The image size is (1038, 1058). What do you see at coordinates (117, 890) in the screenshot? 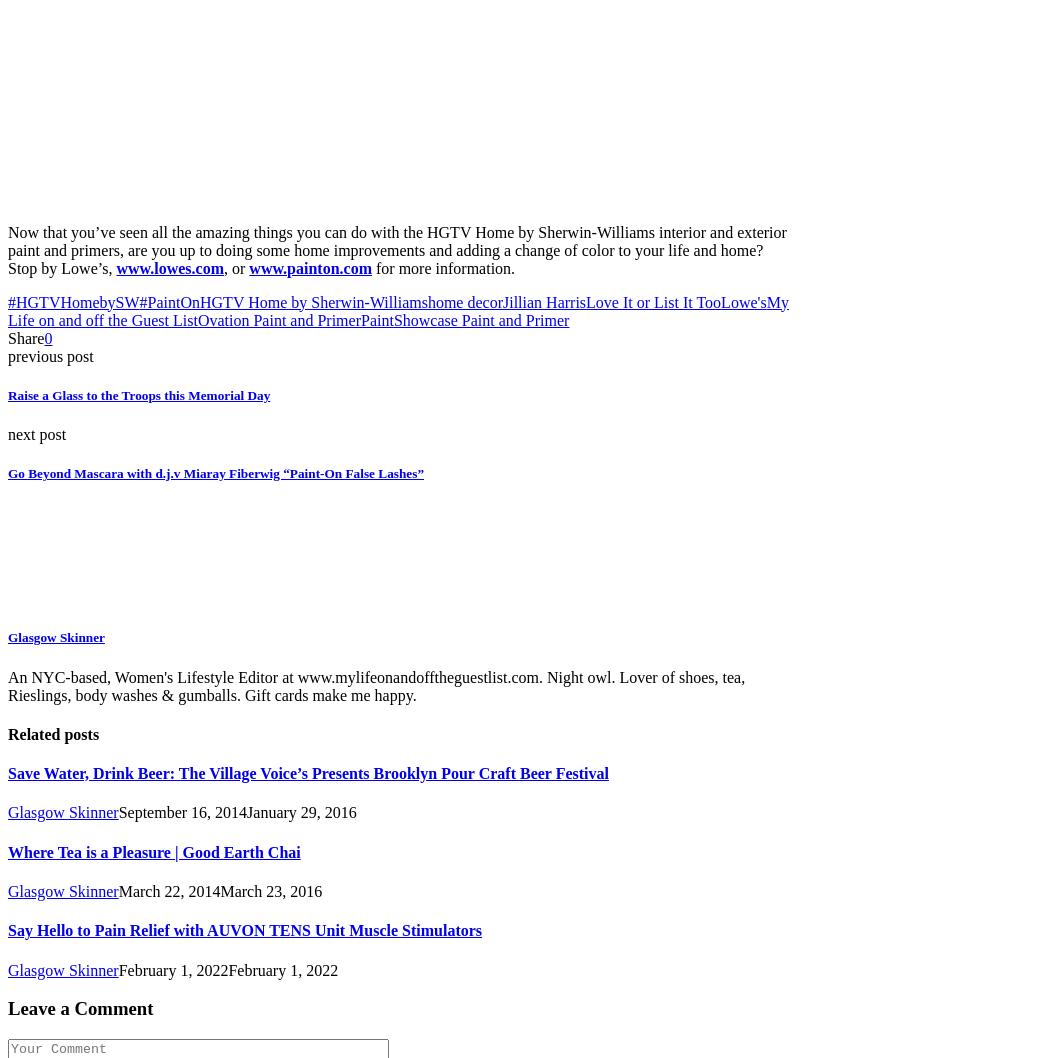
I see `'March 22, 2014'` at bounding box center [117, 890].